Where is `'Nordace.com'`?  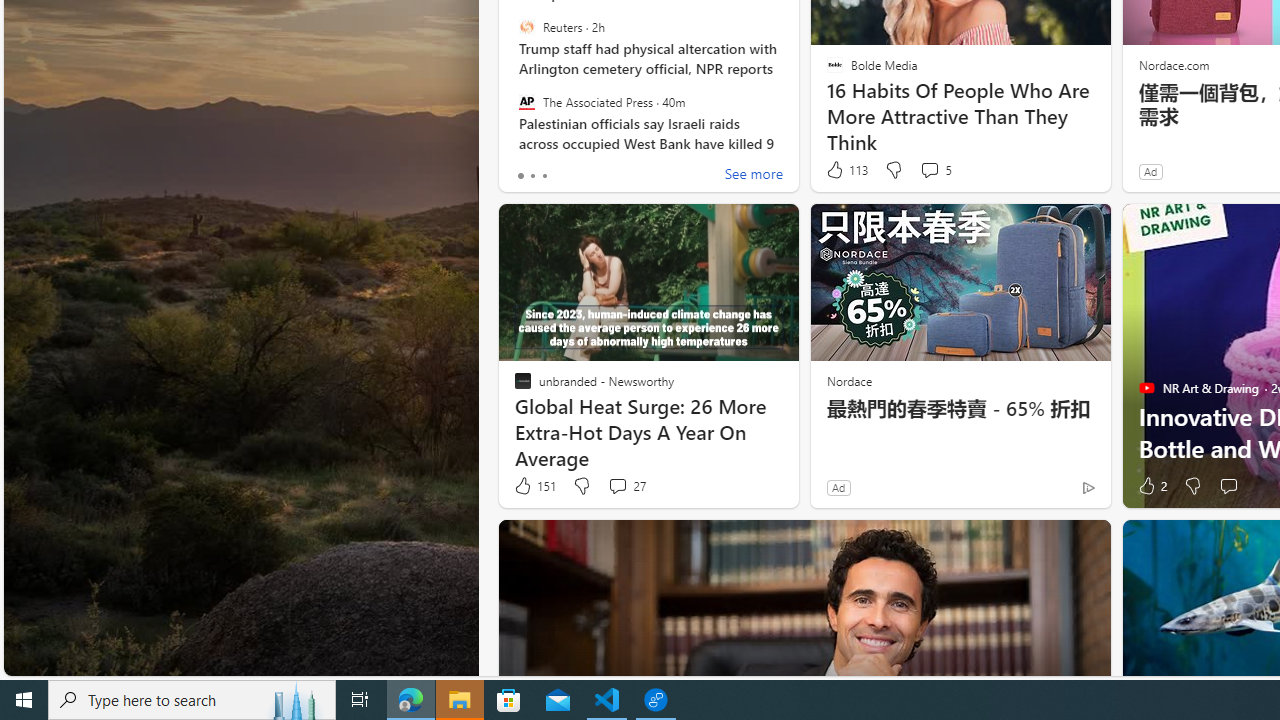 'Nordace.com' is located at coordinates (1173, 63).